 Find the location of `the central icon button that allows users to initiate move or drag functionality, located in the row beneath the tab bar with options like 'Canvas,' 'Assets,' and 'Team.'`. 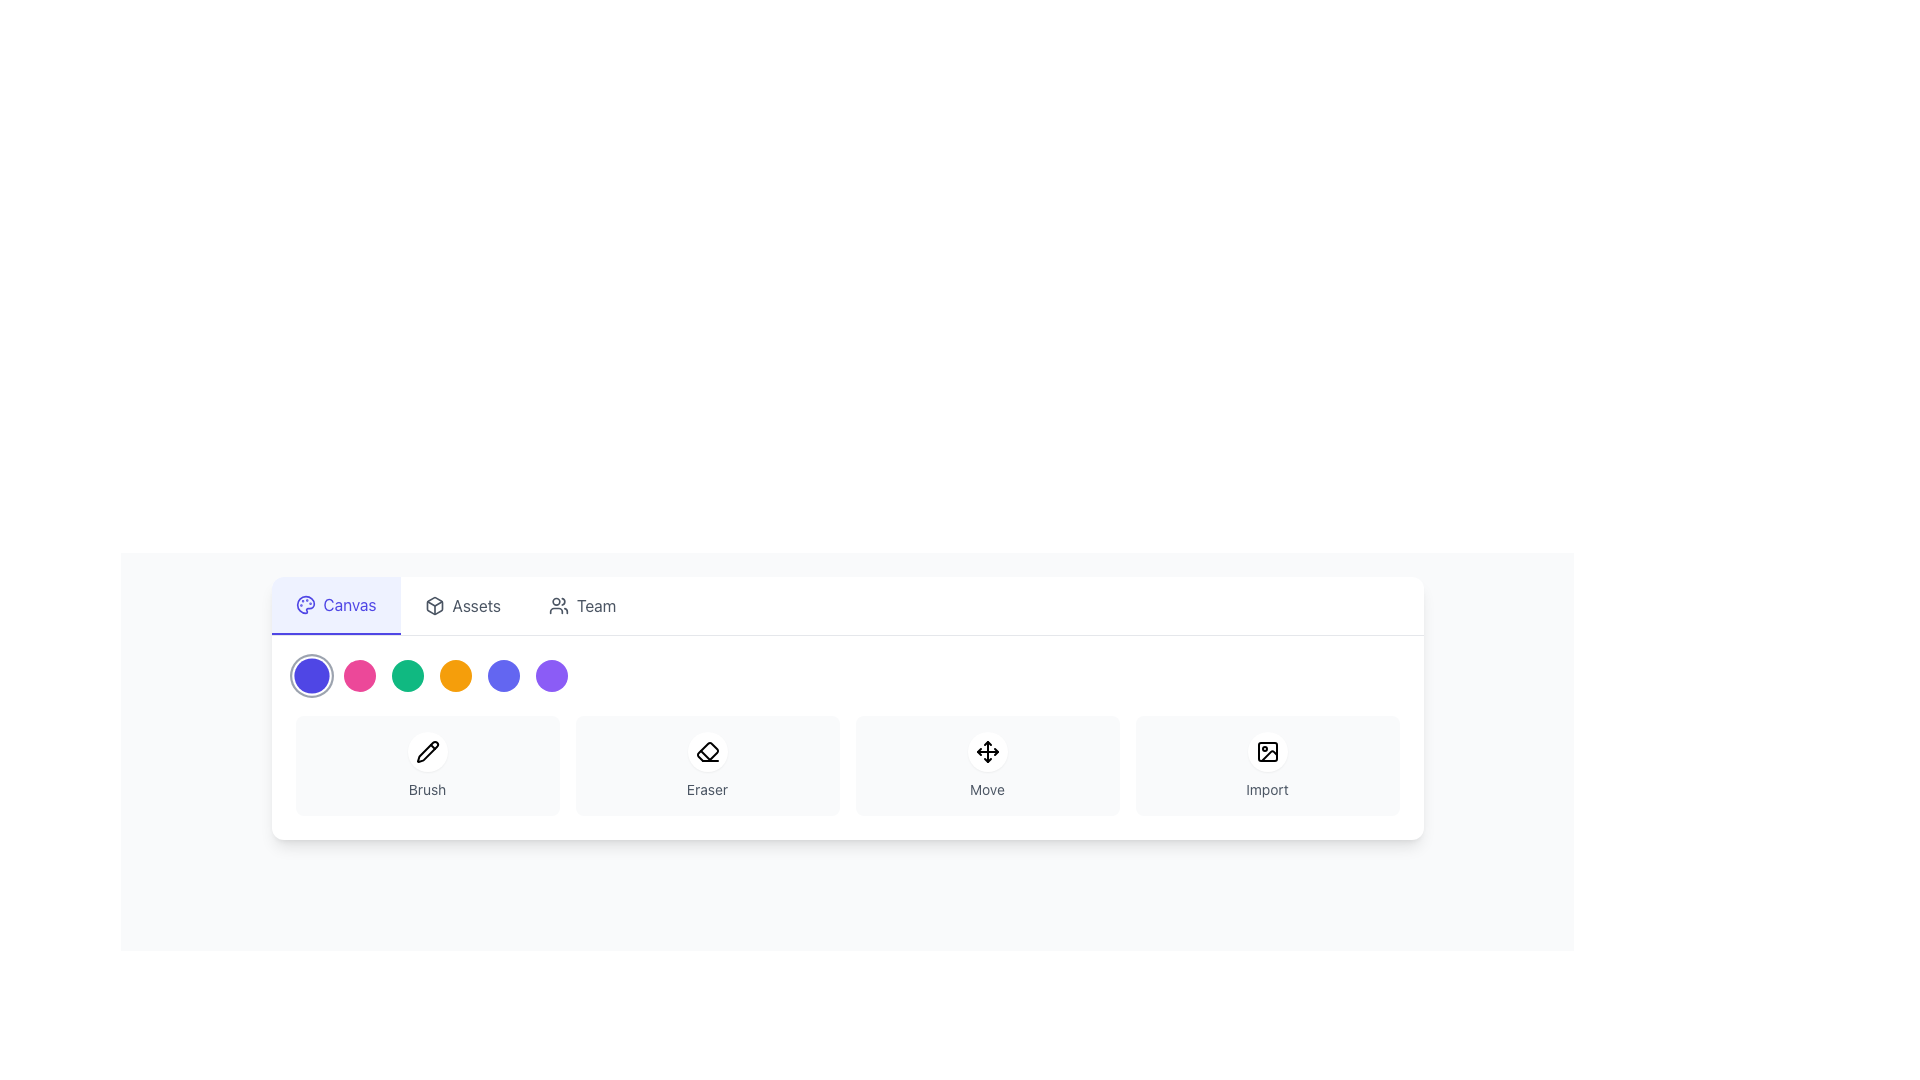

the central icon button that allows users to initiate move or drag functionality, located in the row beneath the tab bar with options like 'Canvas,' 'Assets,' and 'Team.' is located at coordinates (987, 752).